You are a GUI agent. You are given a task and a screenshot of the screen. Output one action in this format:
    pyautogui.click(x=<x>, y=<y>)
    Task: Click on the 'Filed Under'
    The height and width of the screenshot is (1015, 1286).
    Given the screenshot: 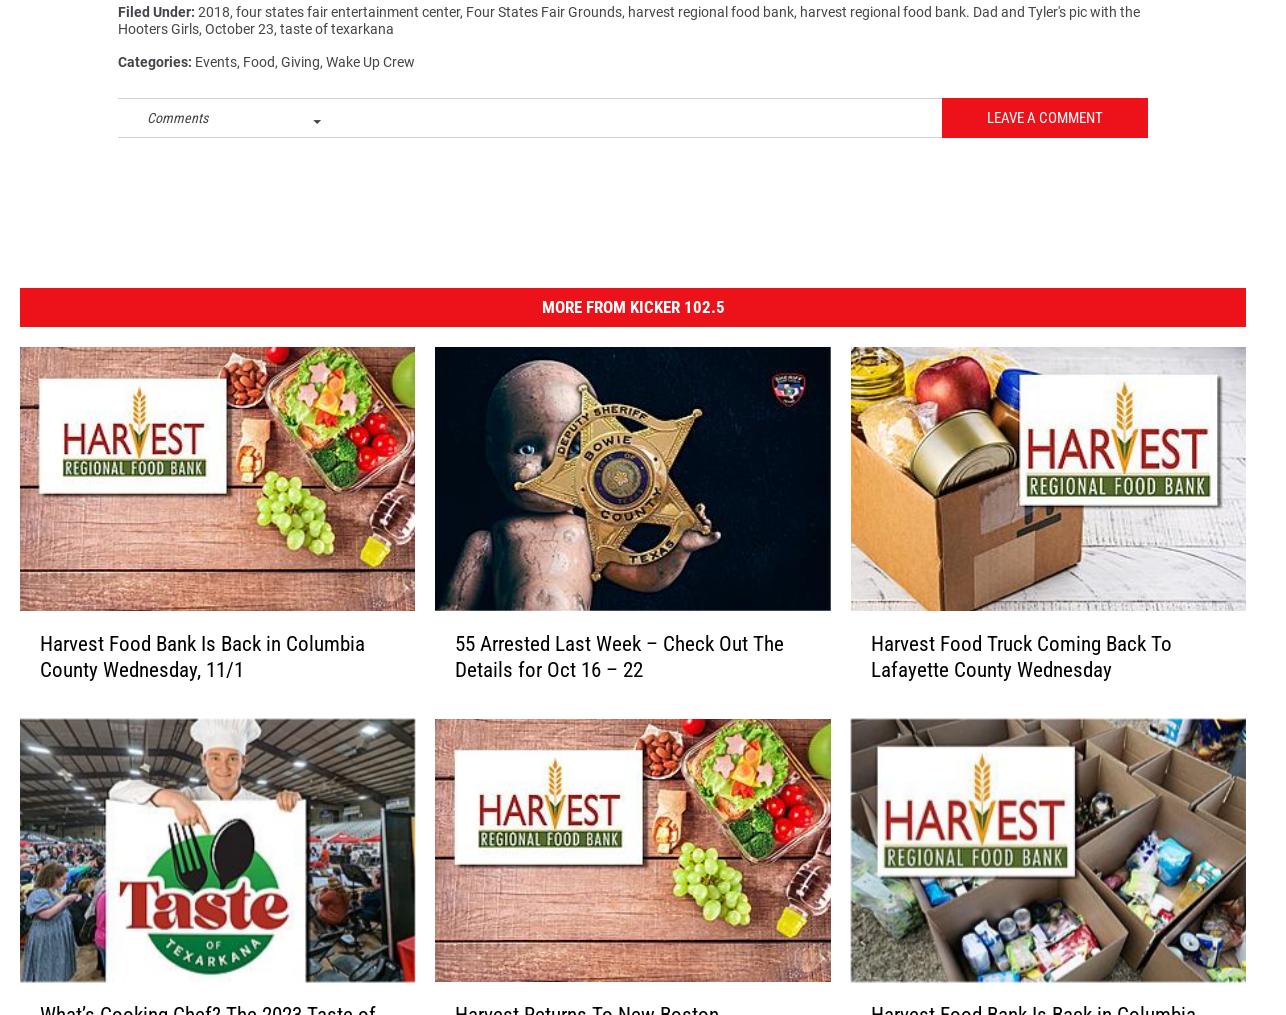 What is the action you would take?
    pyautogui.click(x=154, y=20)
    